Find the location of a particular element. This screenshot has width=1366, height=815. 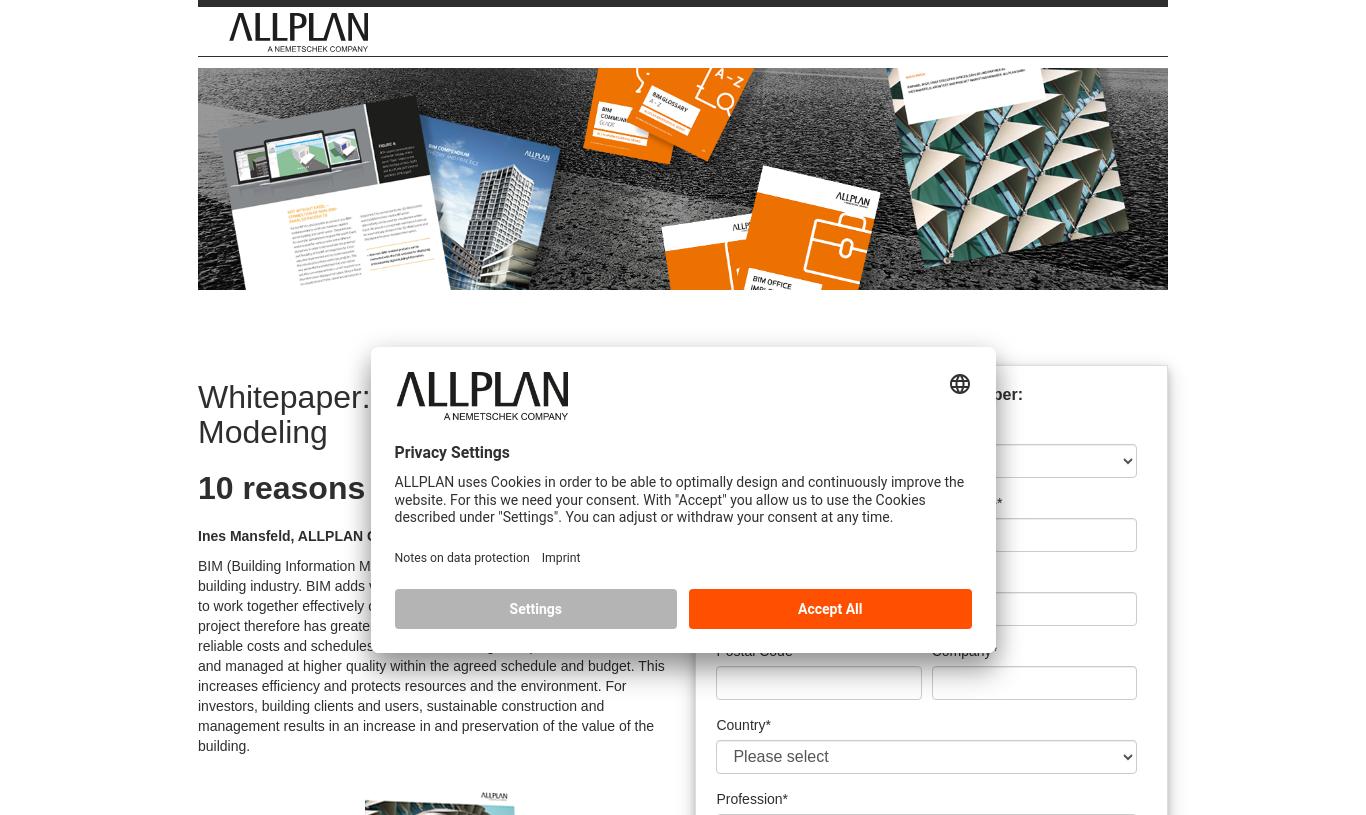

'Ines Mansfeld, ALLPLAN GmbH' is located at coordinates (303, 534).